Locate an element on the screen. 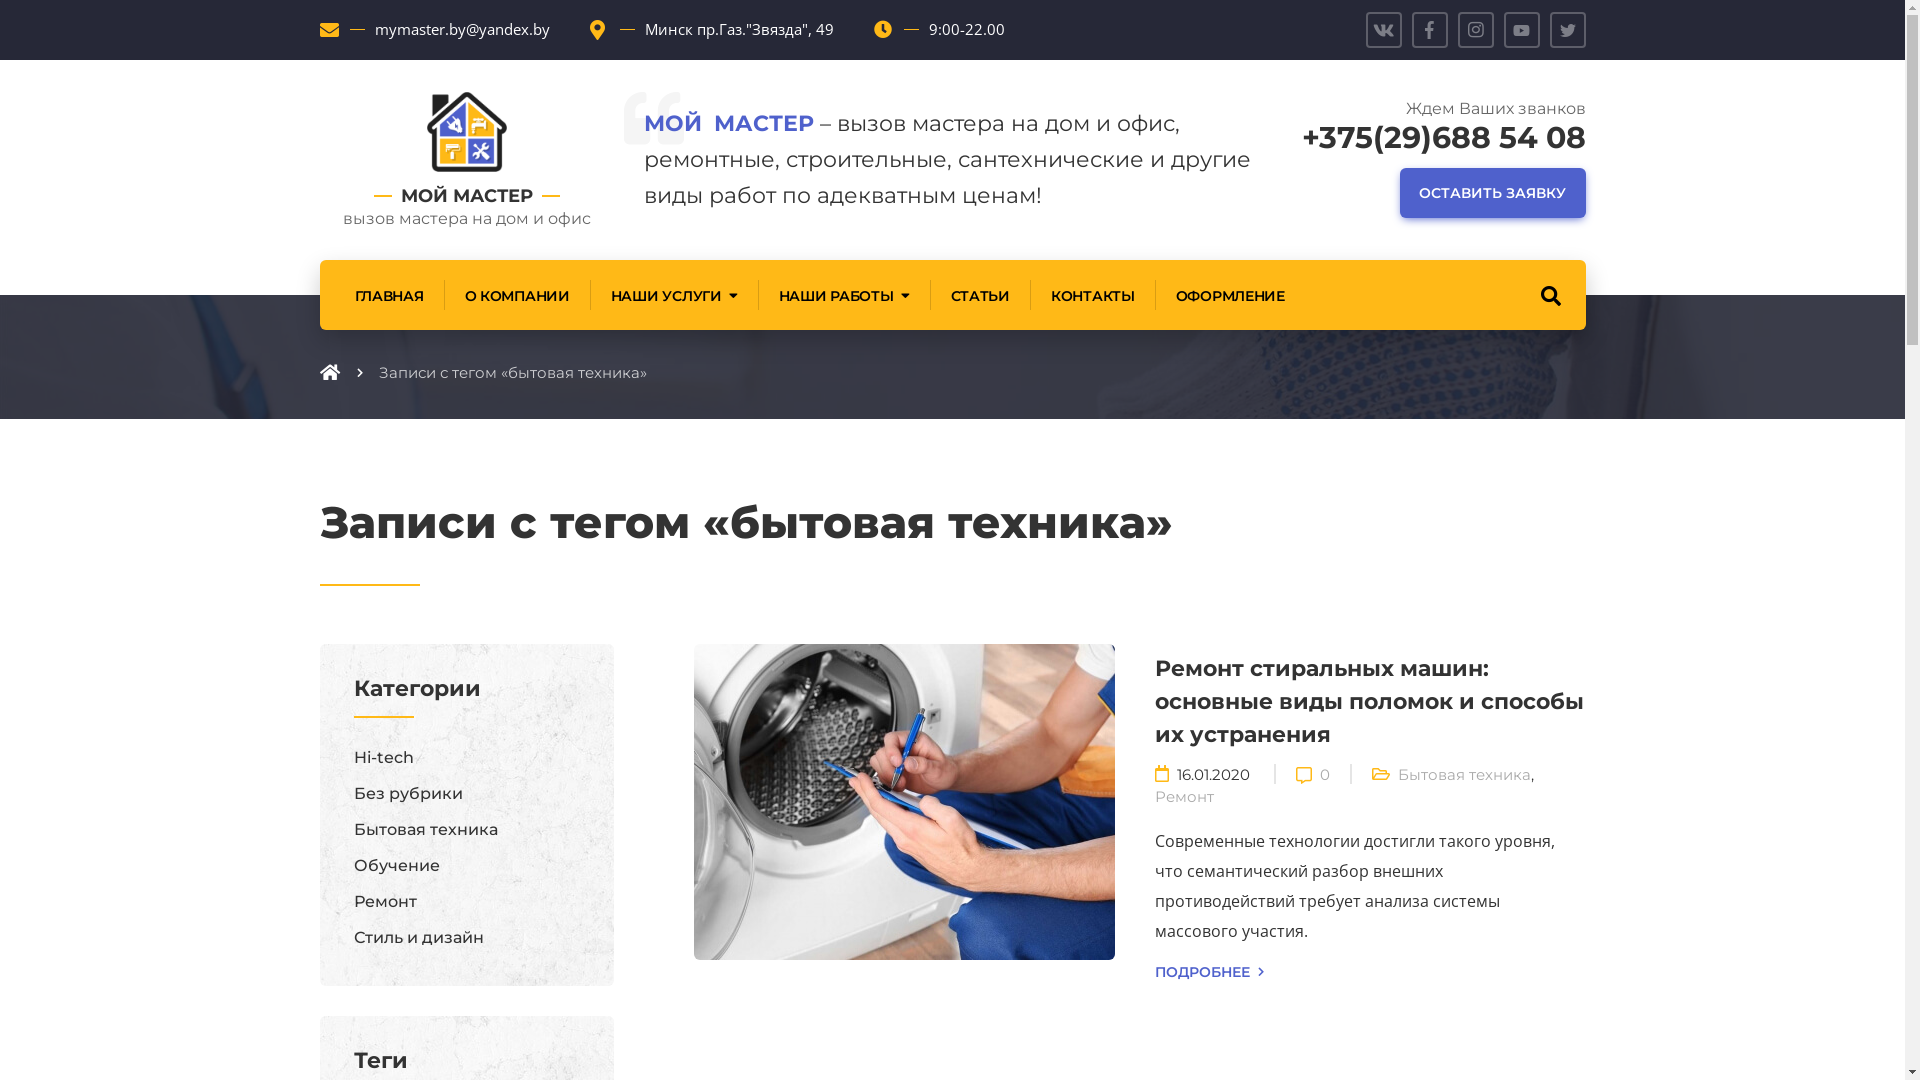 The image size is (1920, 1080). 'Twitter' is located at coordinates (1567, 30).